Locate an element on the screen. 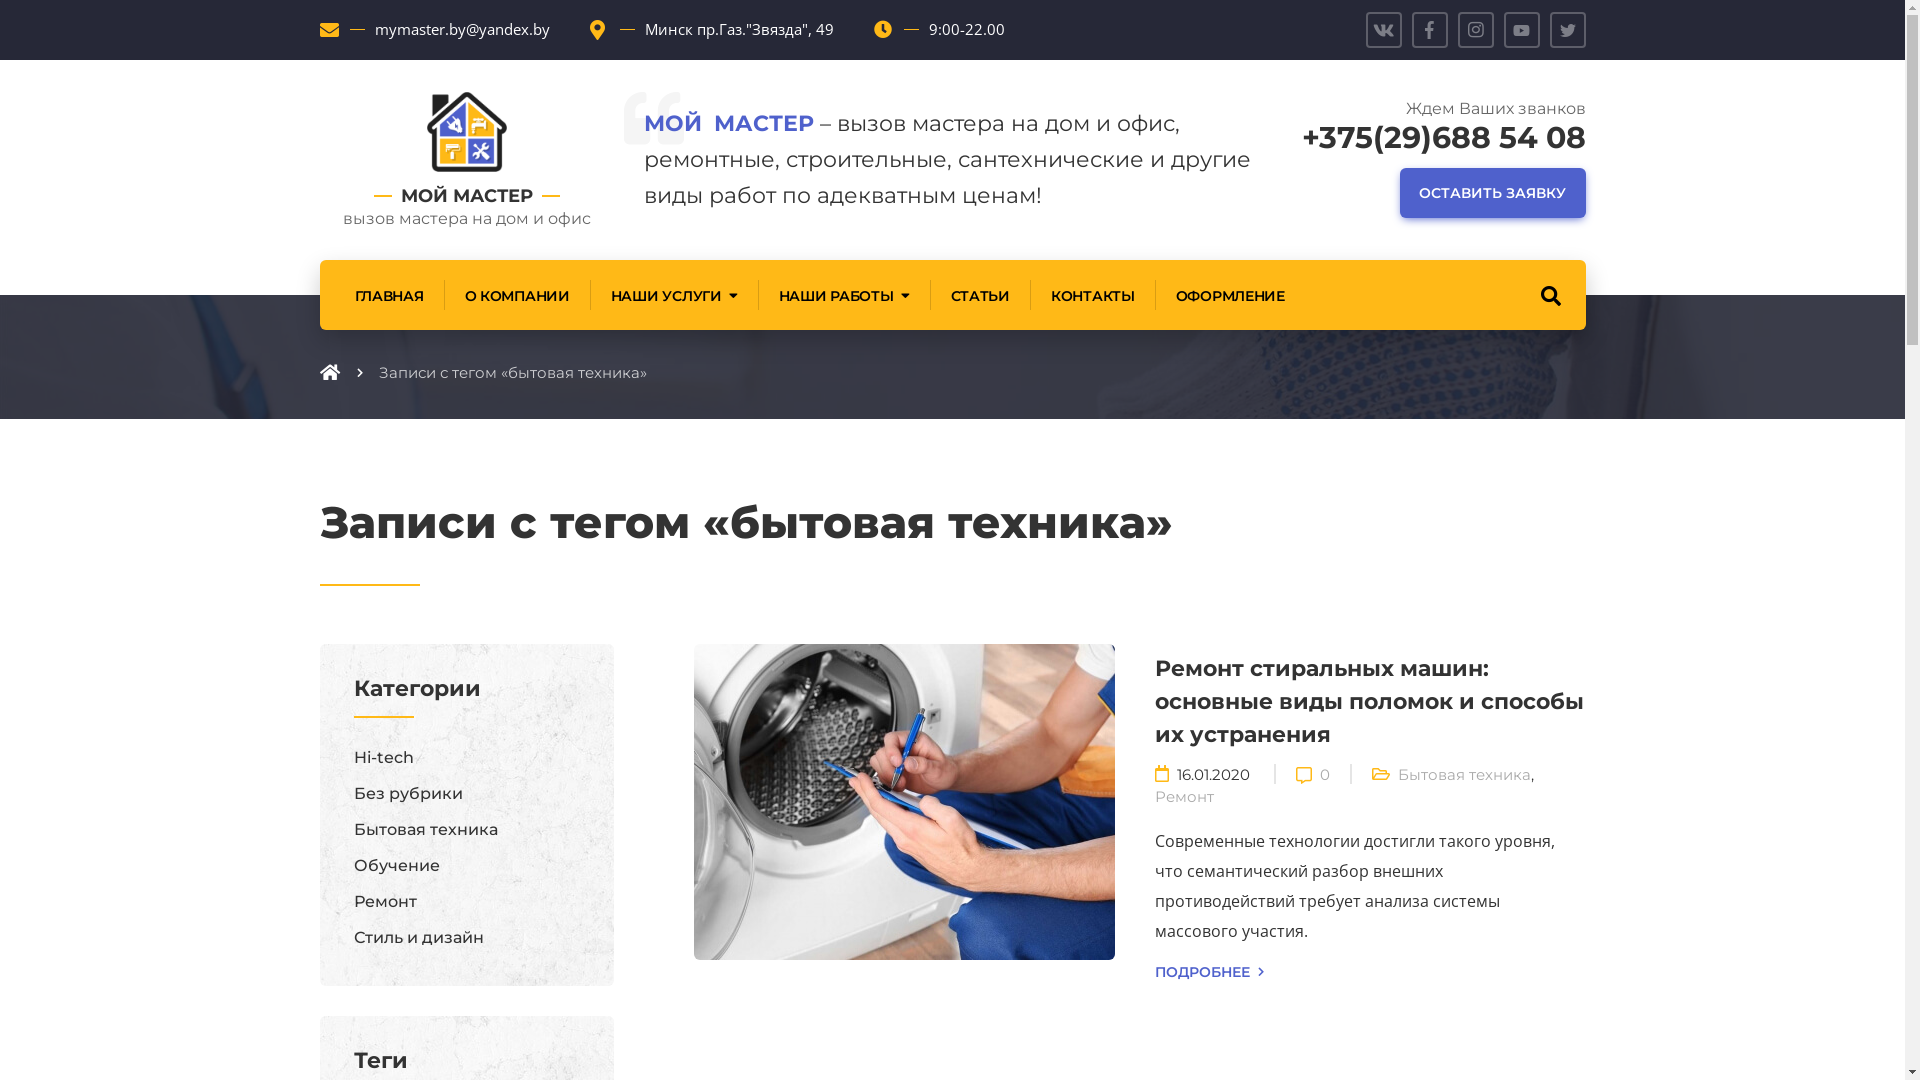 The image size is (1920, 1080). 'Twitter' is located at coordinates (1567, 30).